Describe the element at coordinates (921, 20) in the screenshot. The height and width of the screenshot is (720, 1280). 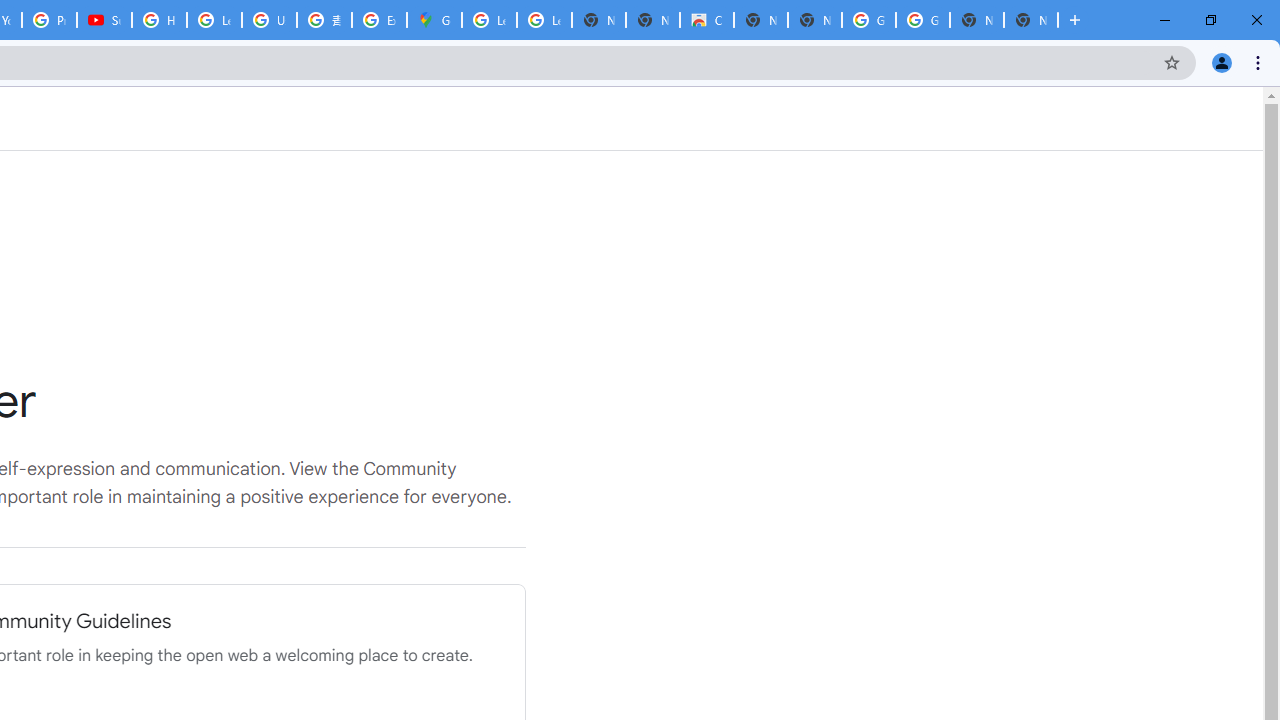
I see `'Google Images'` at that location.